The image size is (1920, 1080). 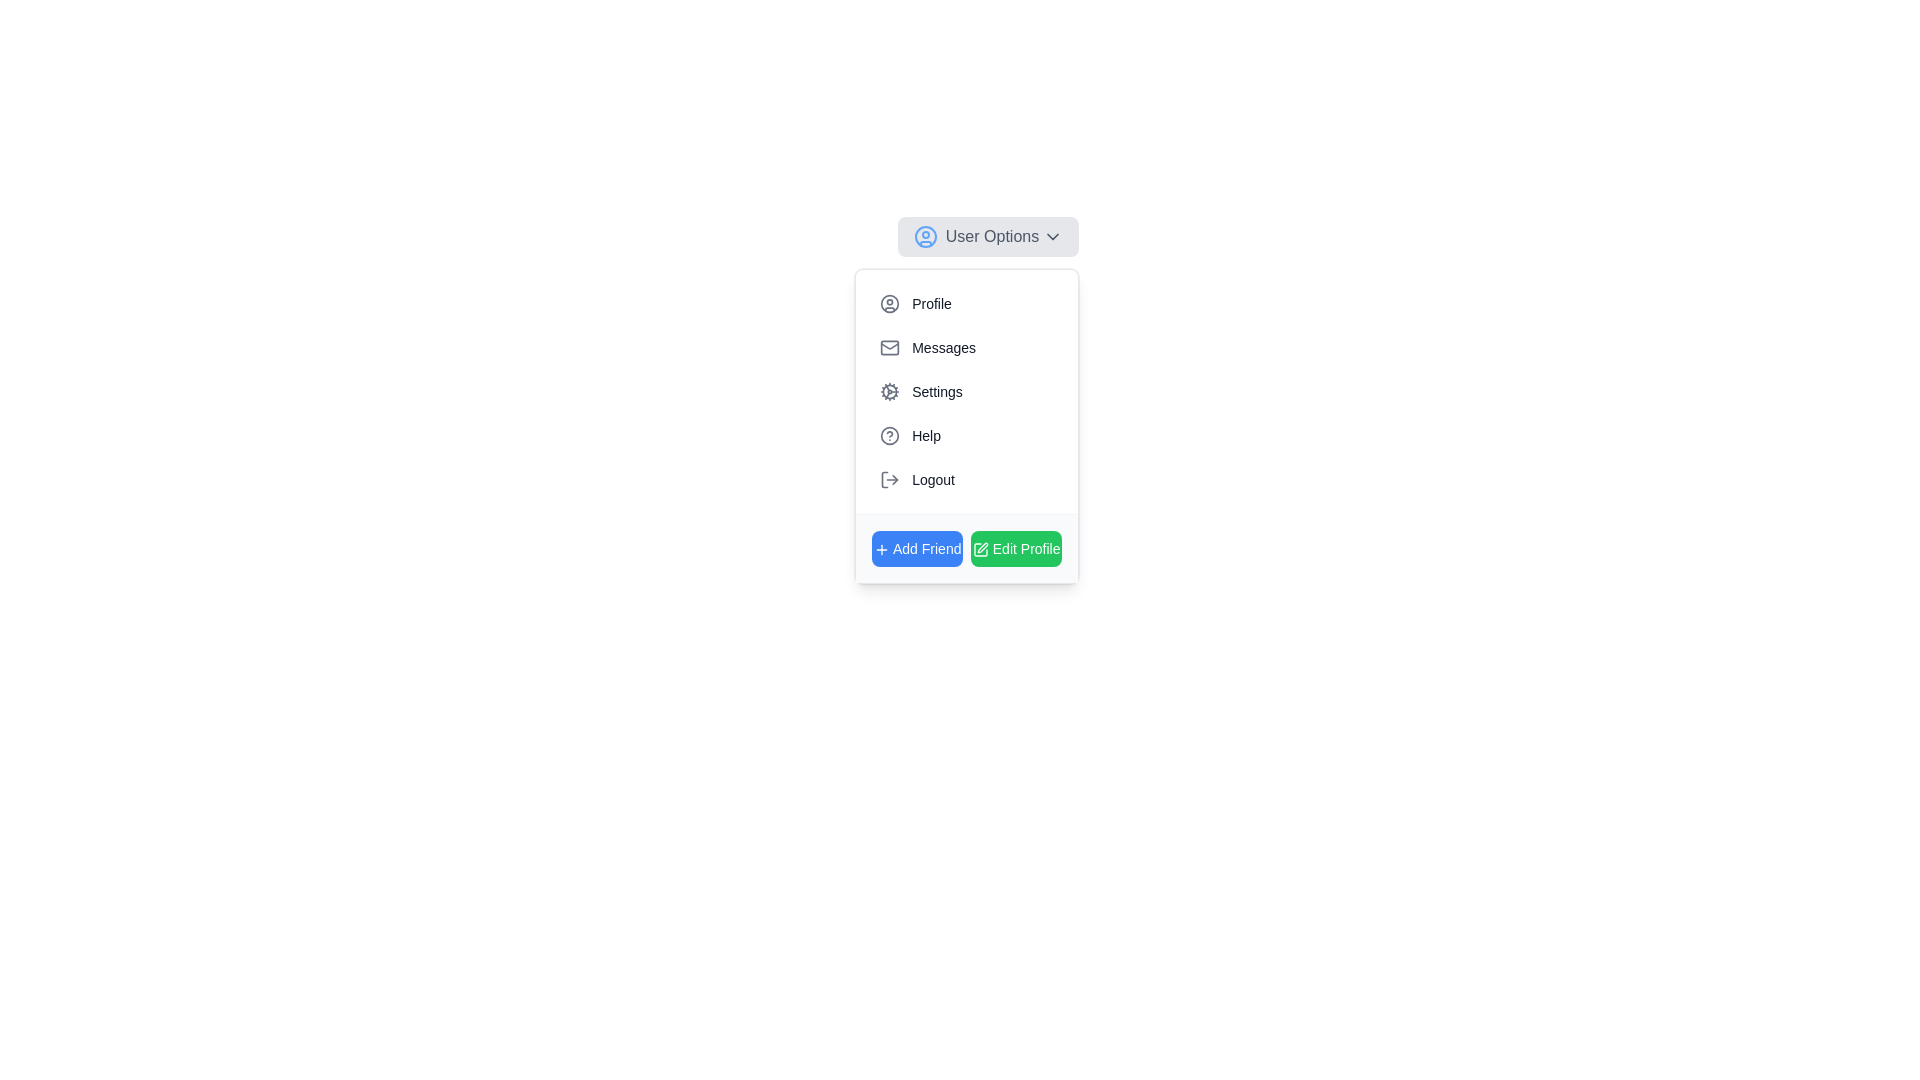 What do you see at coordinates (889, 392) in the screenshot?
I see `the cogwheel icon that serves as a visual indicator for the 'Settings' entry in the dropdown menu under 'User Options'` at bounding box center [889, 392].